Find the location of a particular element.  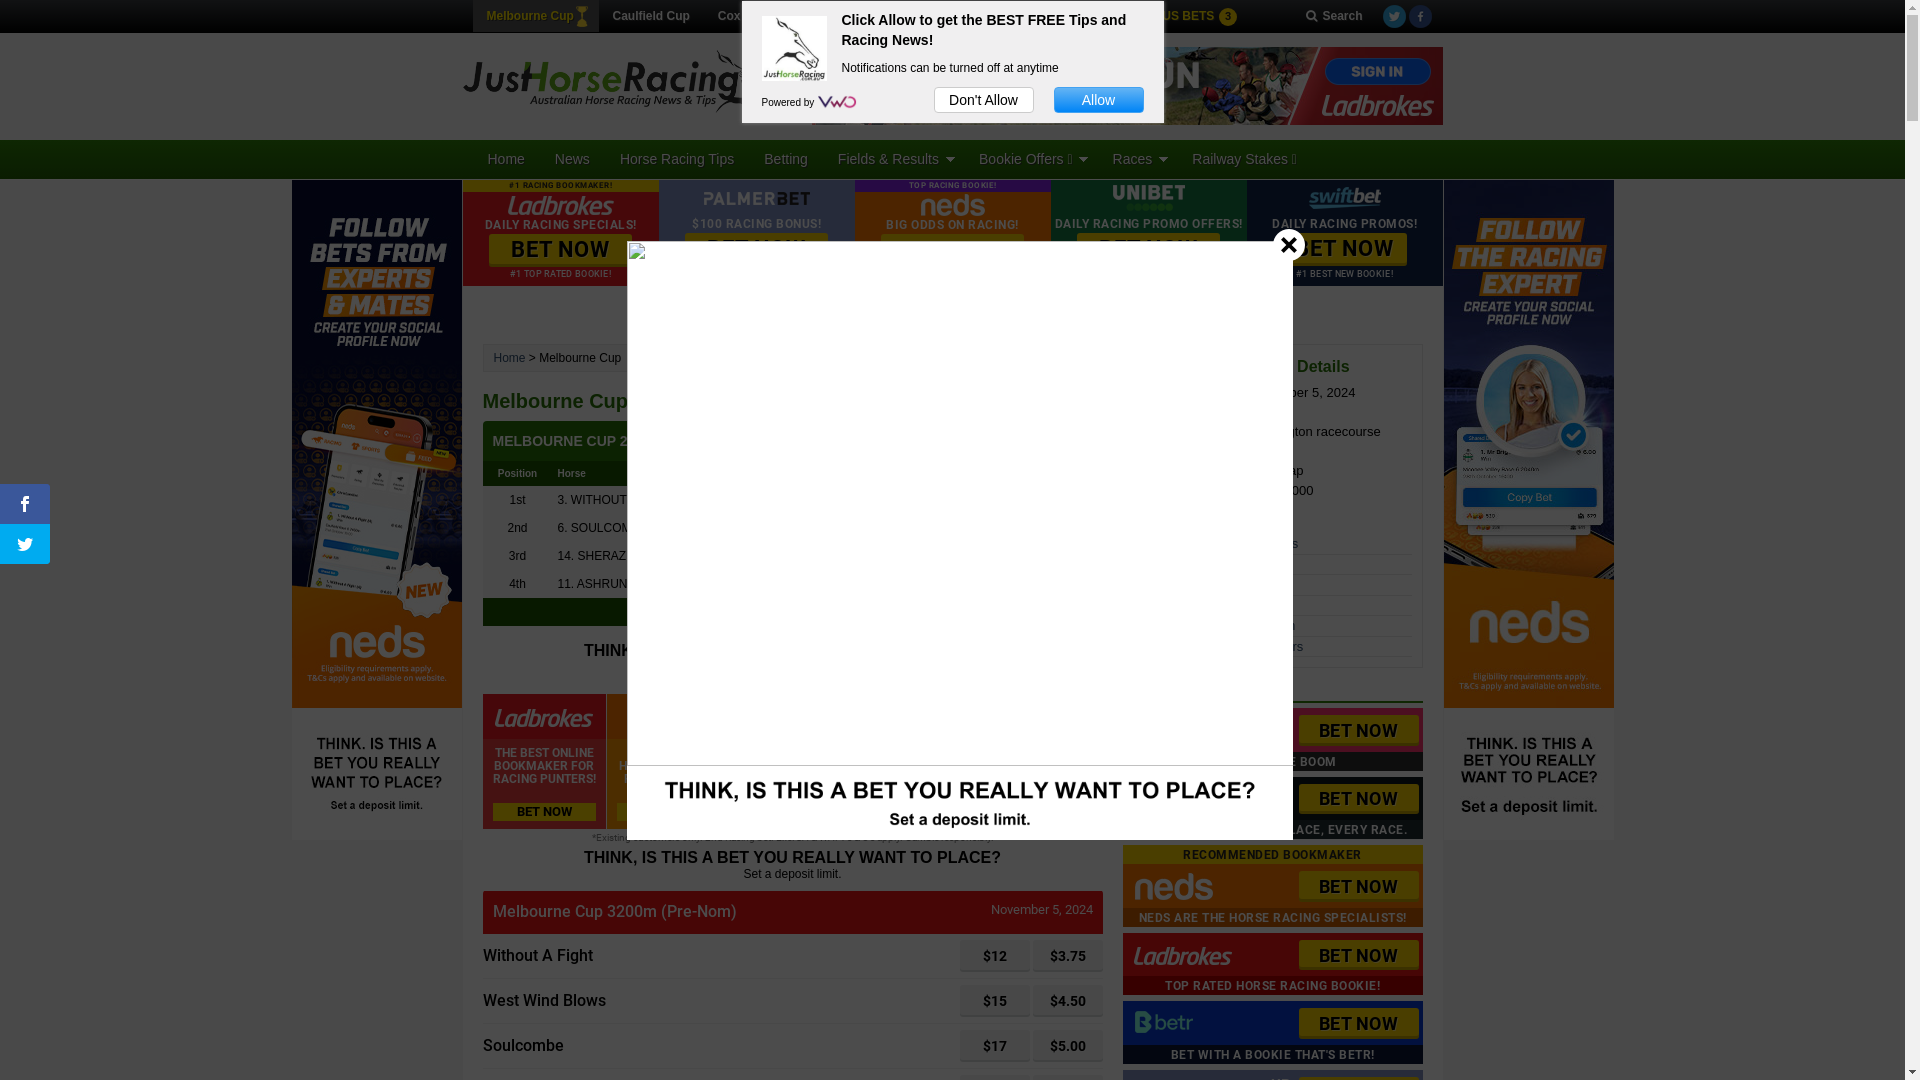

'BET NOW is located at coordinates (1271, 739).